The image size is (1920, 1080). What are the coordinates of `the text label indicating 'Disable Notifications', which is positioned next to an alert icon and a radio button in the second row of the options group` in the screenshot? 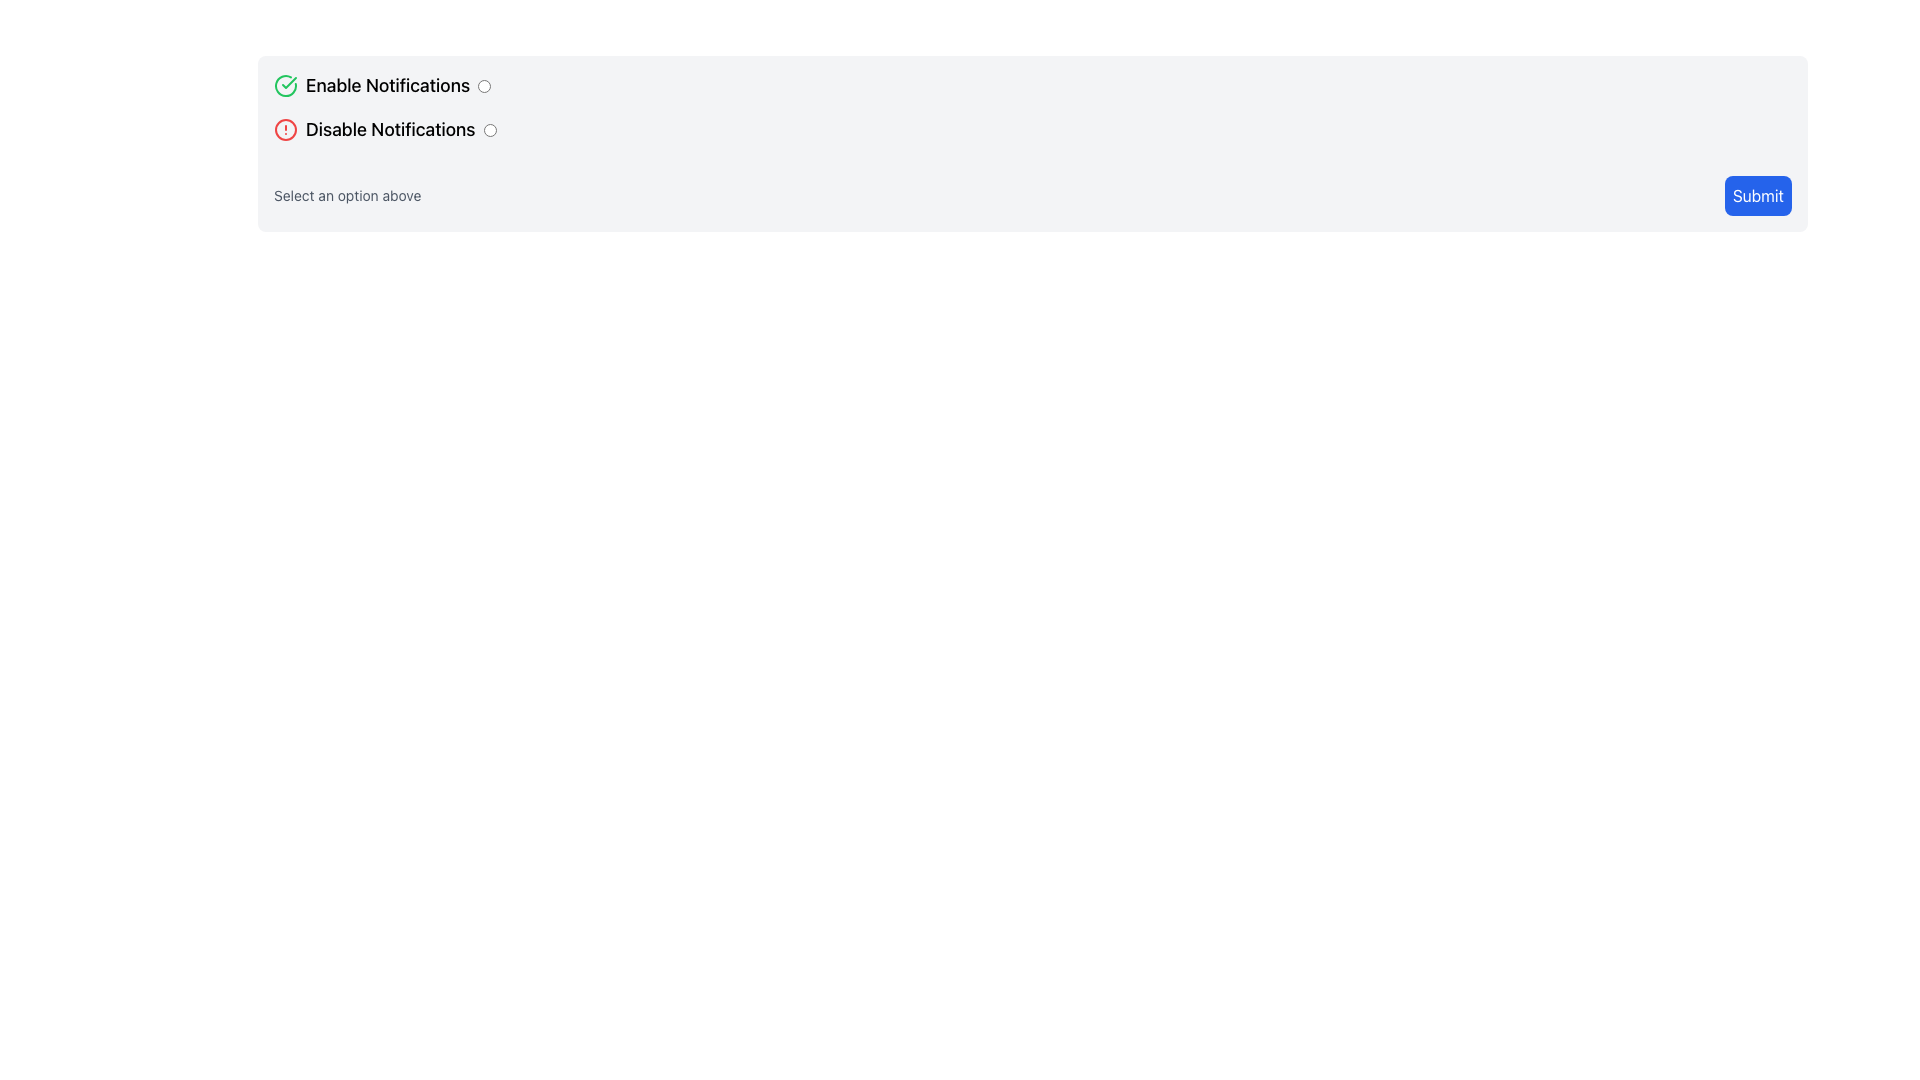 It's located at (390, 130).